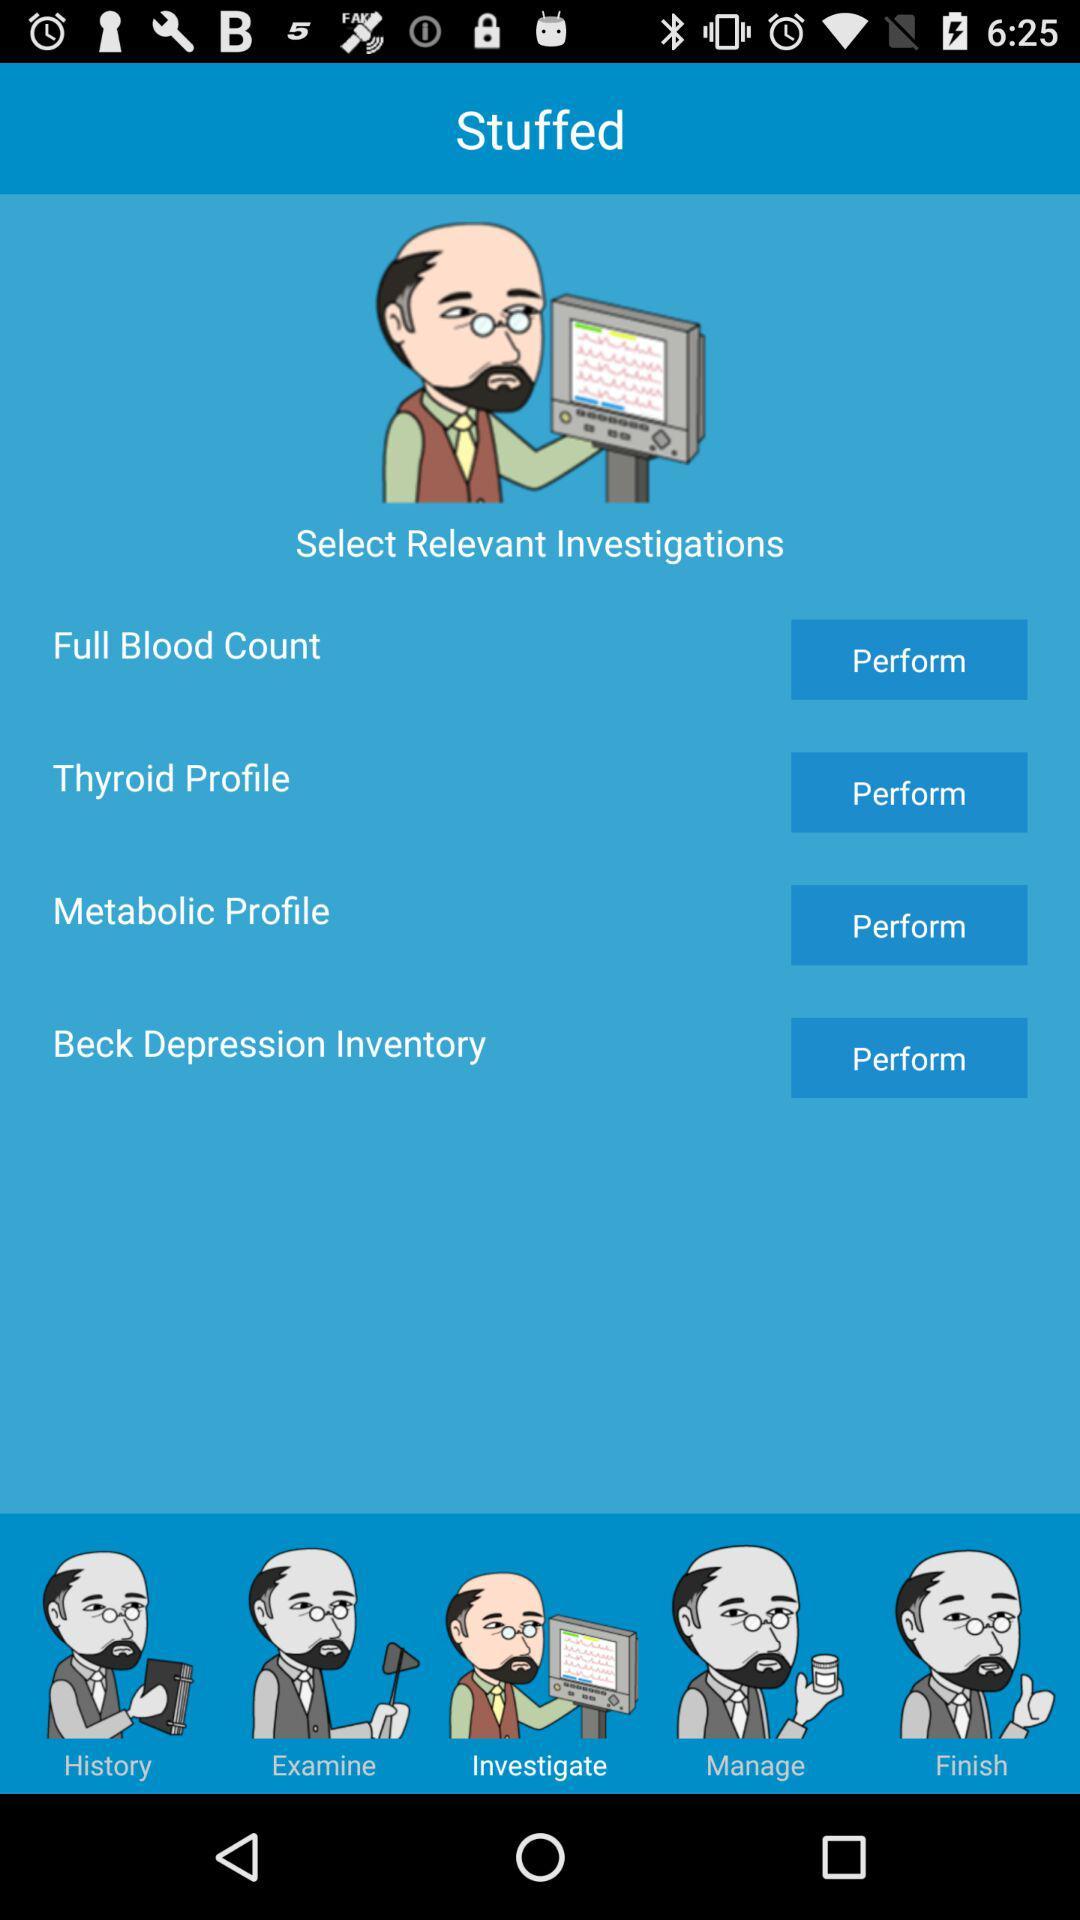 This screenshot has width=1080, height=1920. I want to click on item below beck depression inventory item, so click(108, 1653).